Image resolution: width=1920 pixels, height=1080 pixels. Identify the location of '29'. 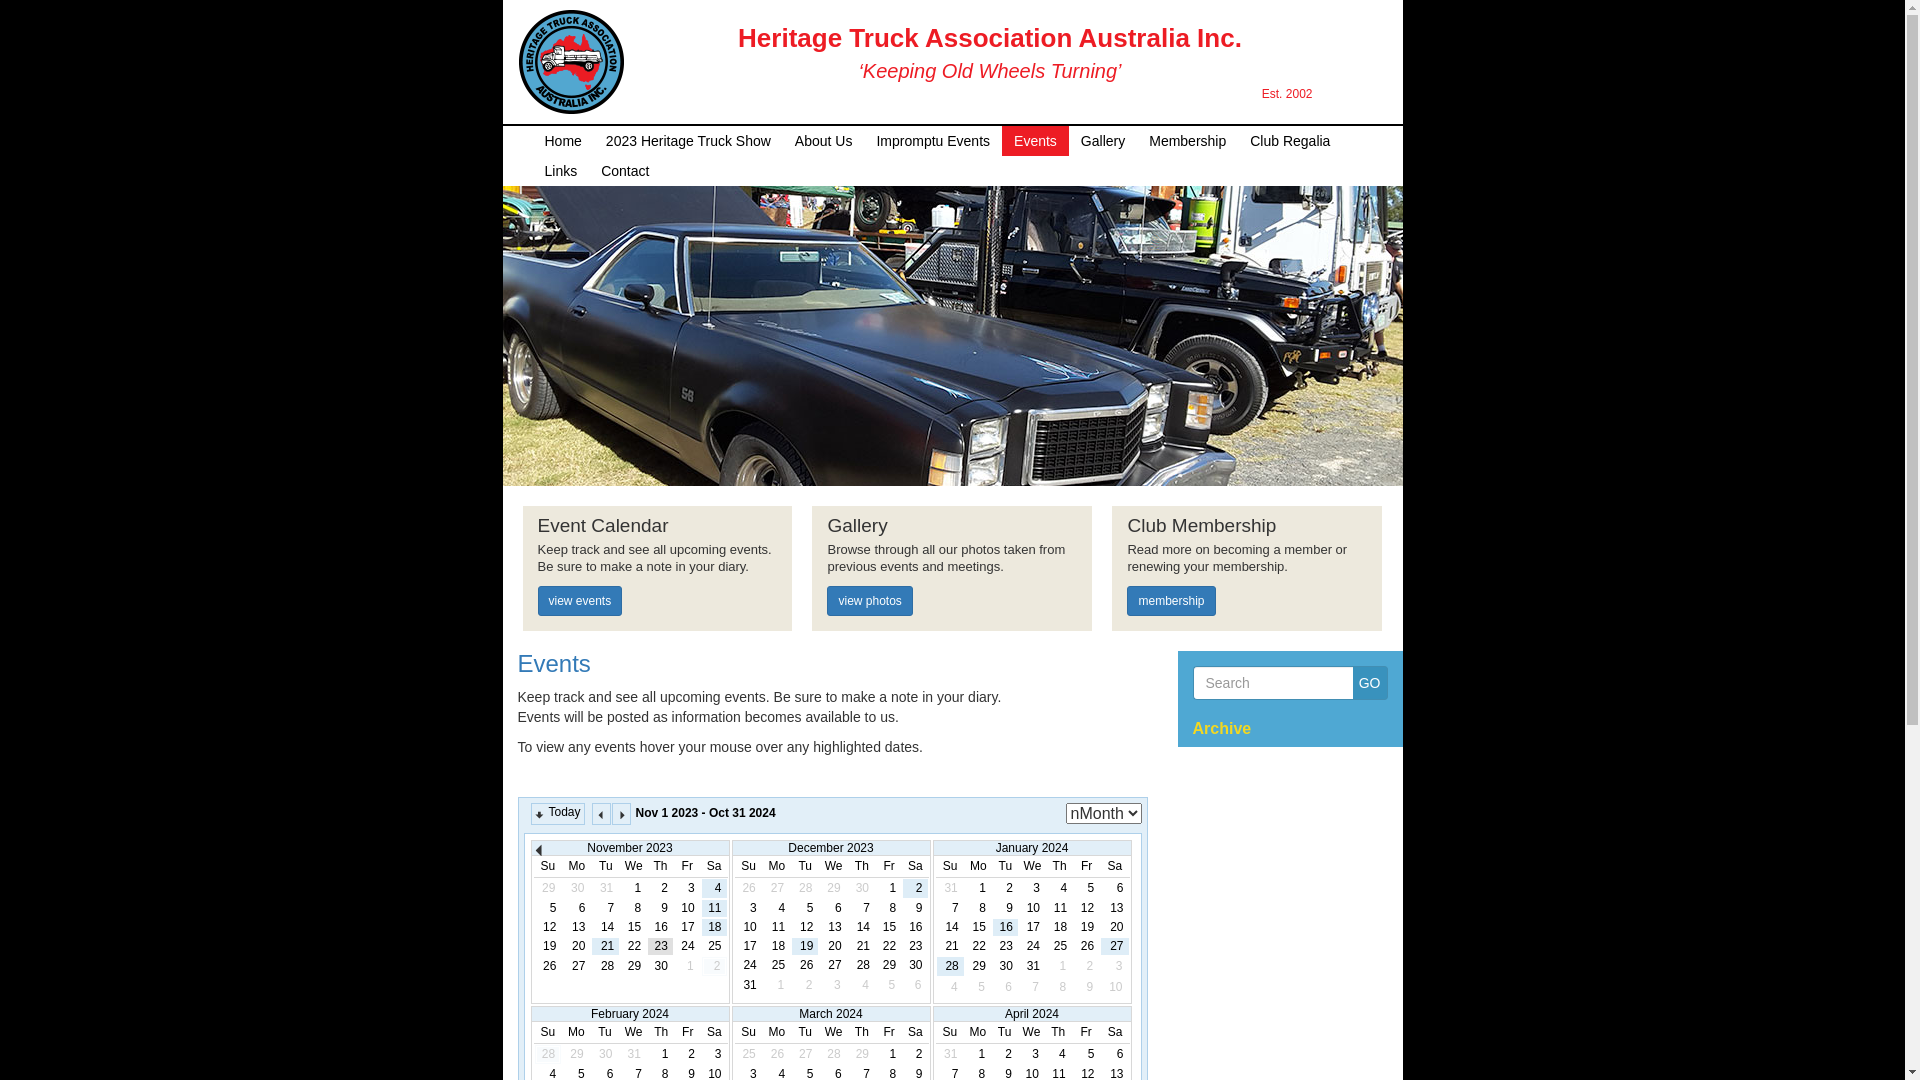
(978, 965).